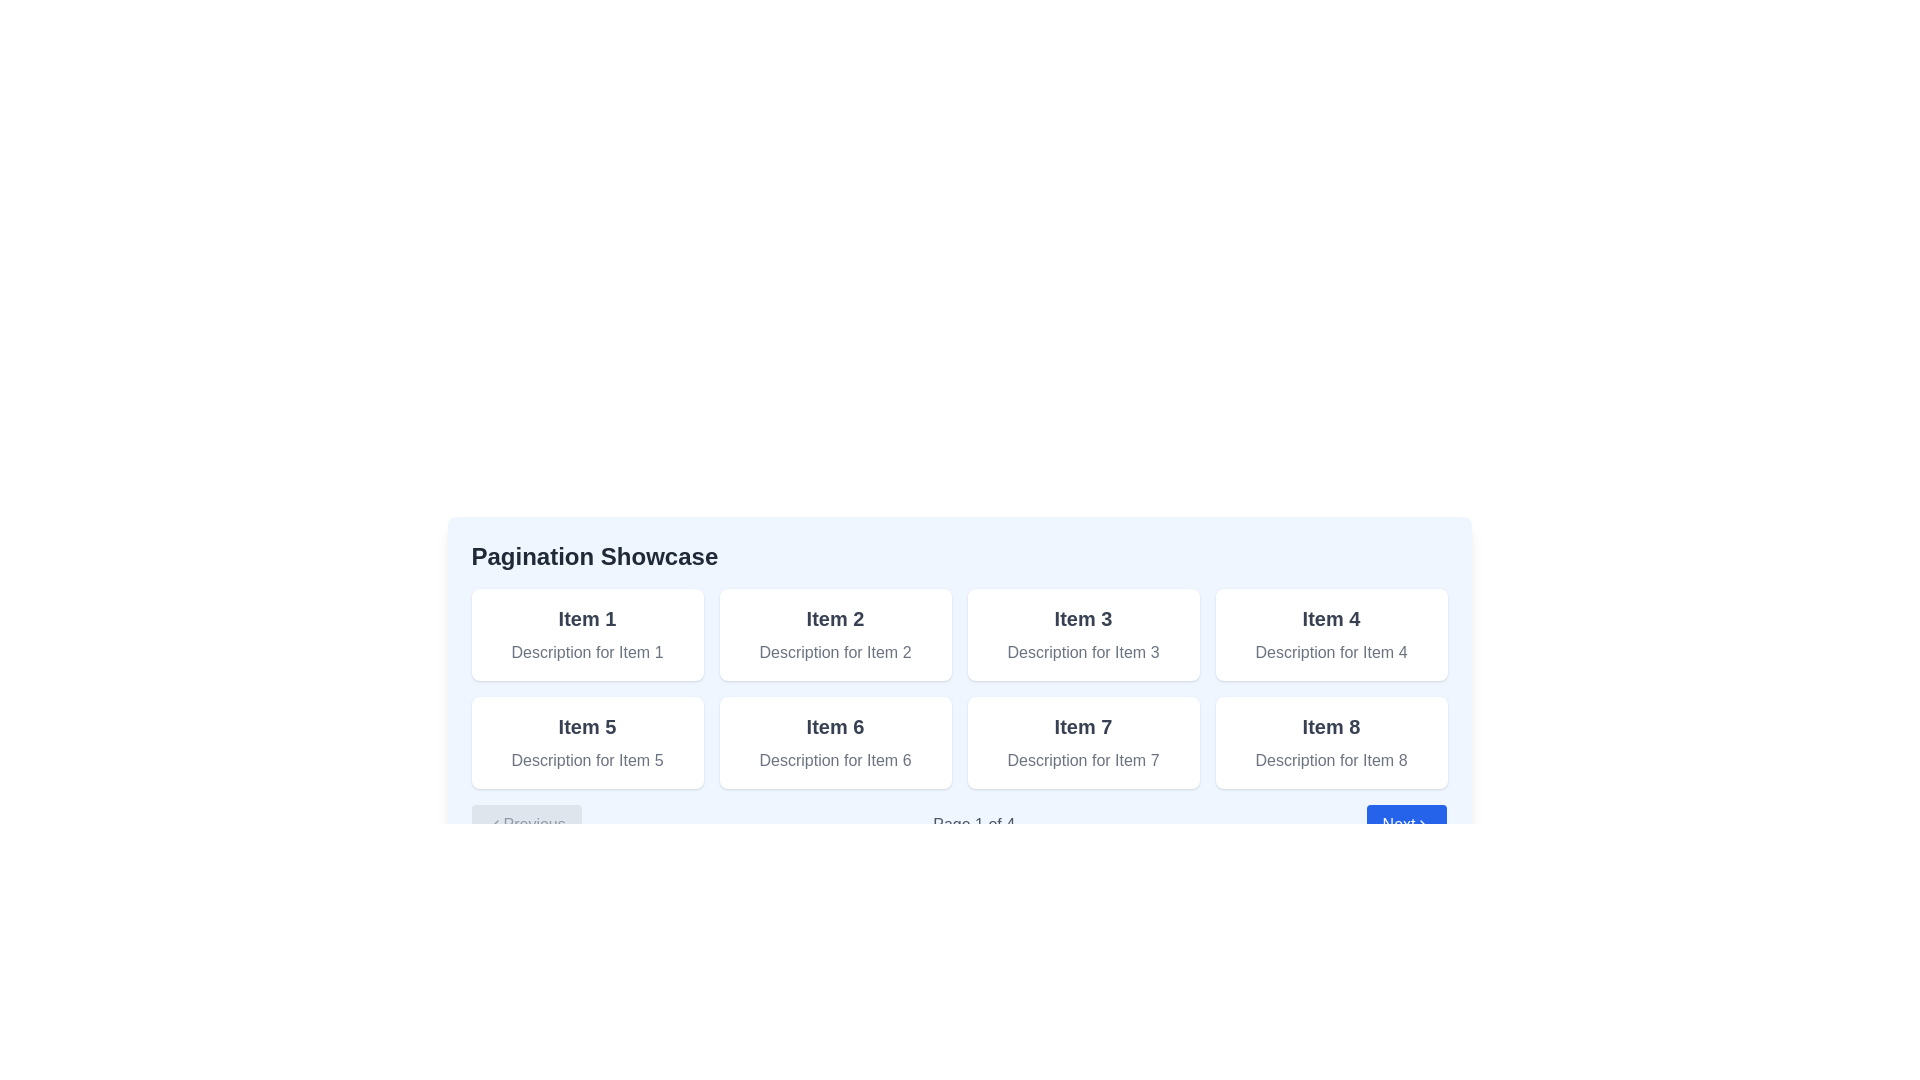 The image size is (1920, 1080). What do you see at coordinates (586, 743) in the screenshot?
I see `the informational card displaying details about 'Item 5', located in the second row, first column of the grid layout` at bounding box center [586, 743].